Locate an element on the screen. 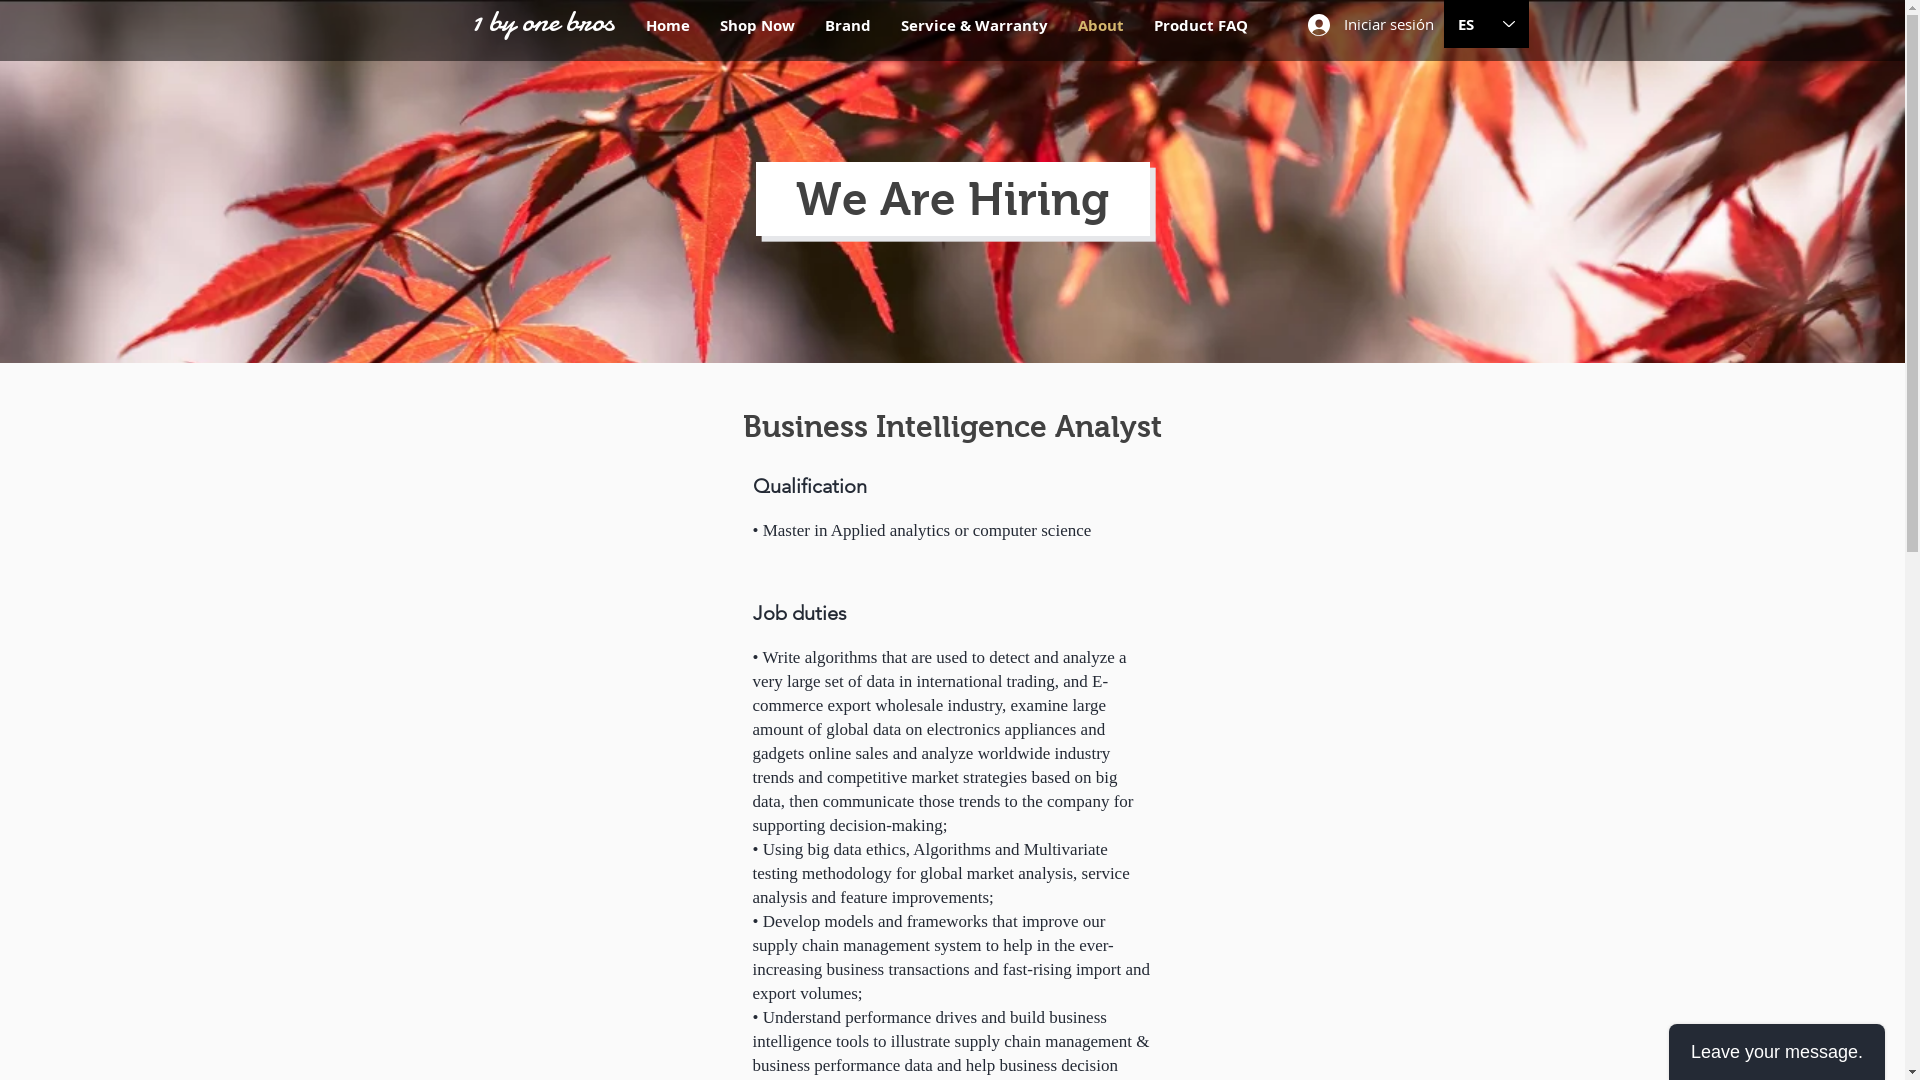 The width and height of the screenshot is (1920, 1080). 'Shop Now' is located at coordinates (704, 26).